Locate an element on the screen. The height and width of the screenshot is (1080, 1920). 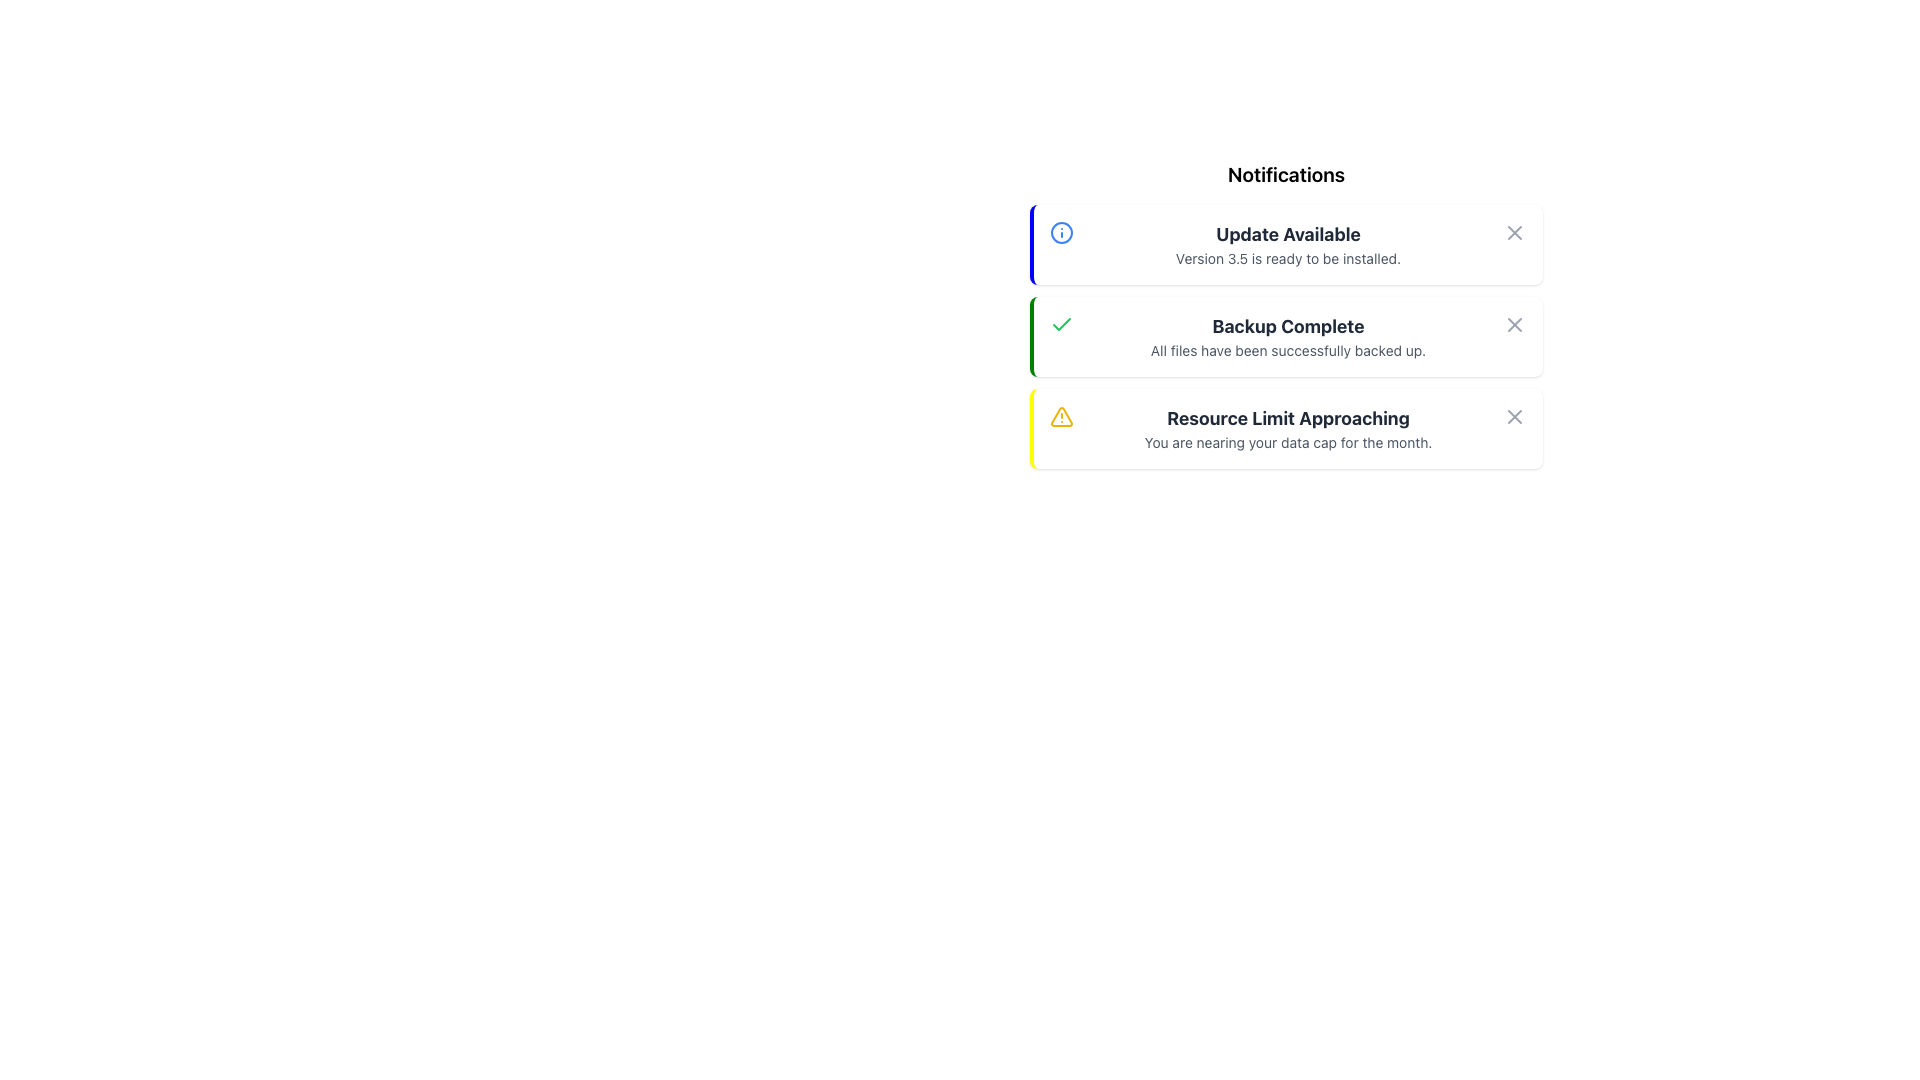
the Notification card that informs the user about the completion of a backup task, which is the second notification in a vertical stack is located at coordinates (1286, 335).